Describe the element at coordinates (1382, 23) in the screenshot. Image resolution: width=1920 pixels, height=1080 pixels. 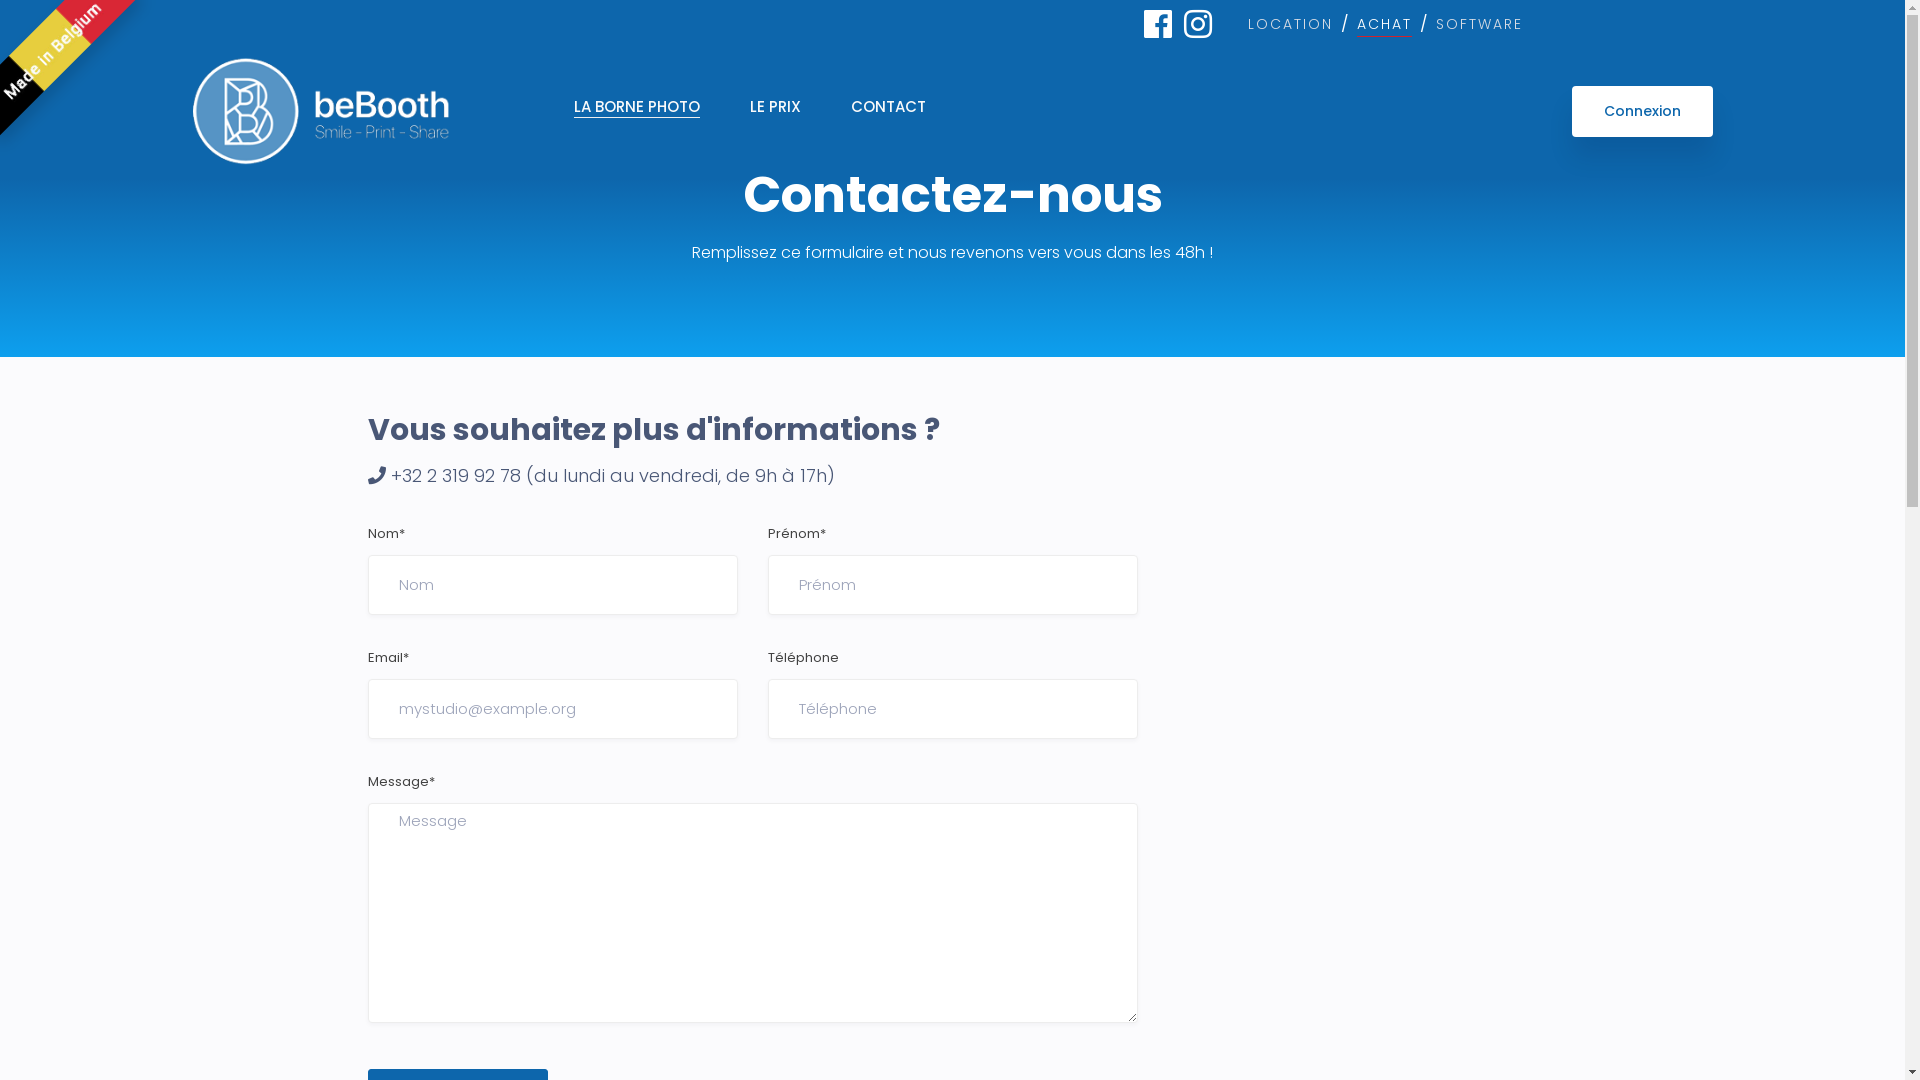
I see `'ACHAT'` at that location.